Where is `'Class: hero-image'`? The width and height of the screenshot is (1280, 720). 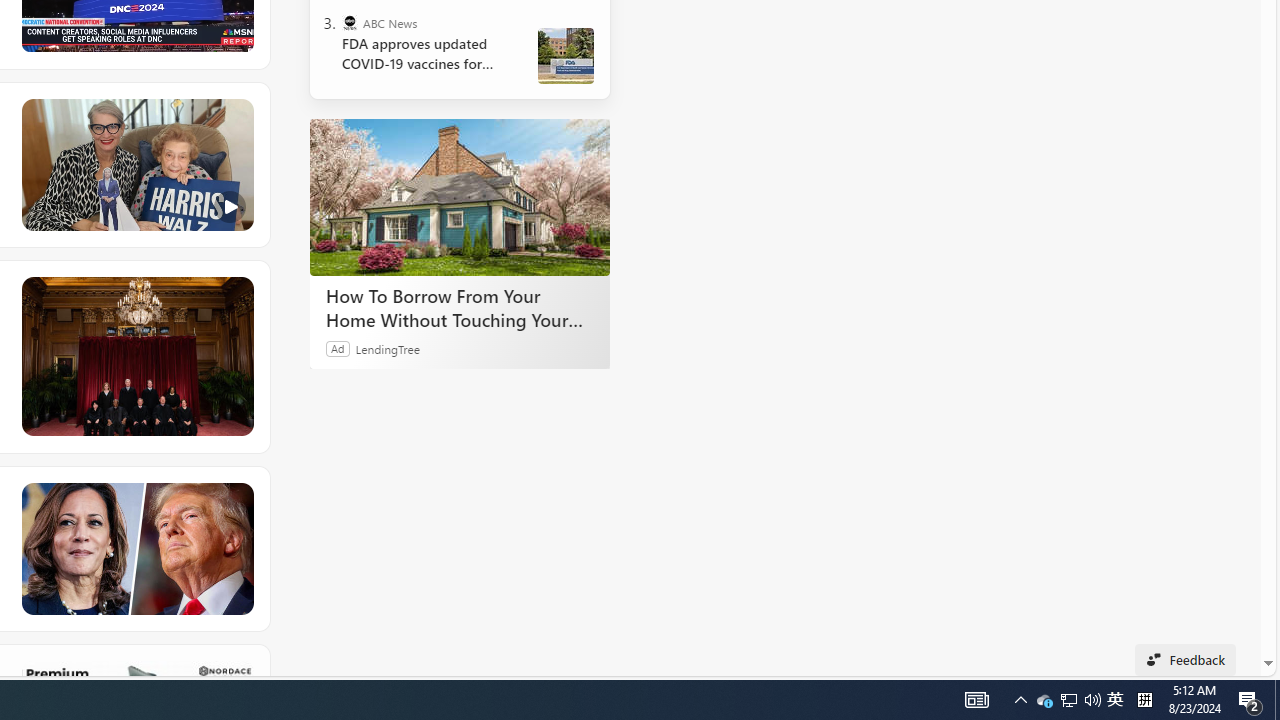 'Class: hero-image' is located at coordinates (135, 164).